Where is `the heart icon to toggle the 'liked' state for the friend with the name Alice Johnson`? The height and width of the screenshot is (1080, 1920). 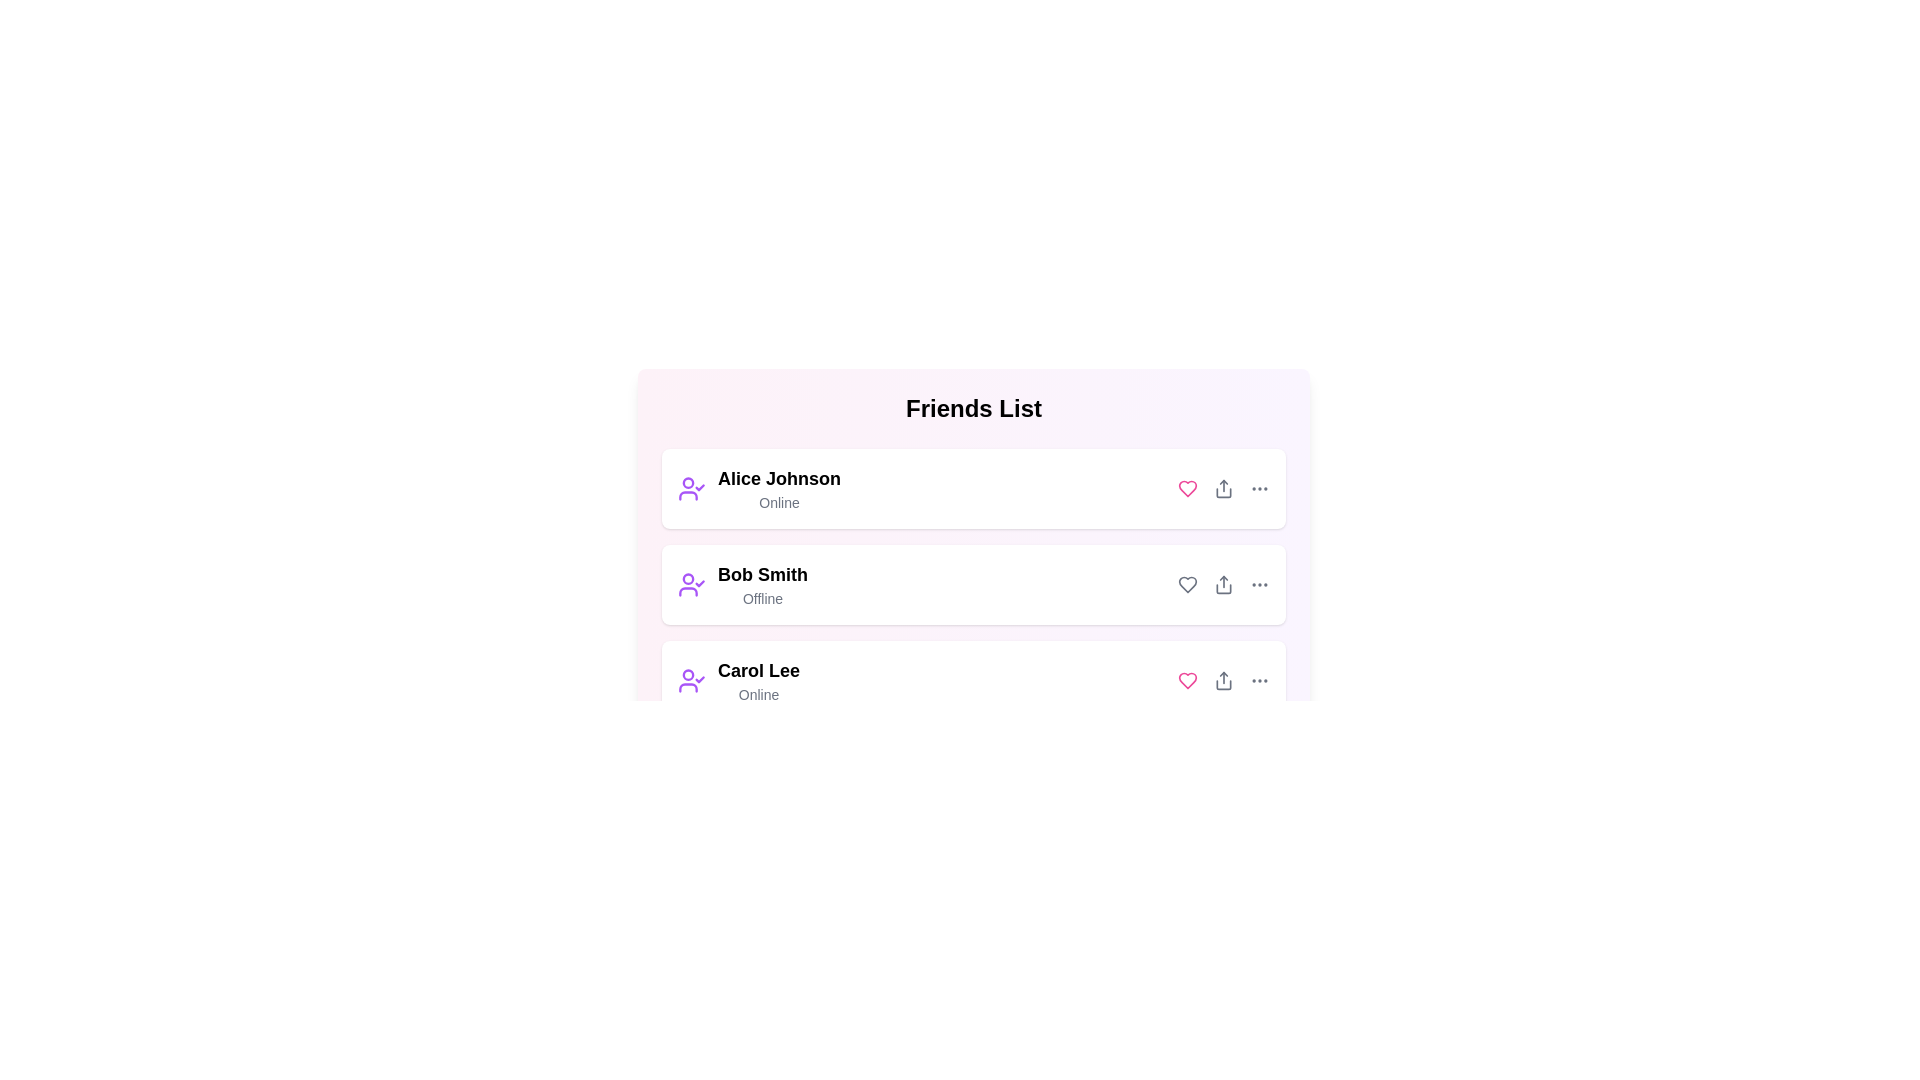
the heart icon to toggle the 'liked' state for the friend with the name Alice Johnson is located at coordinates (1188, 489).